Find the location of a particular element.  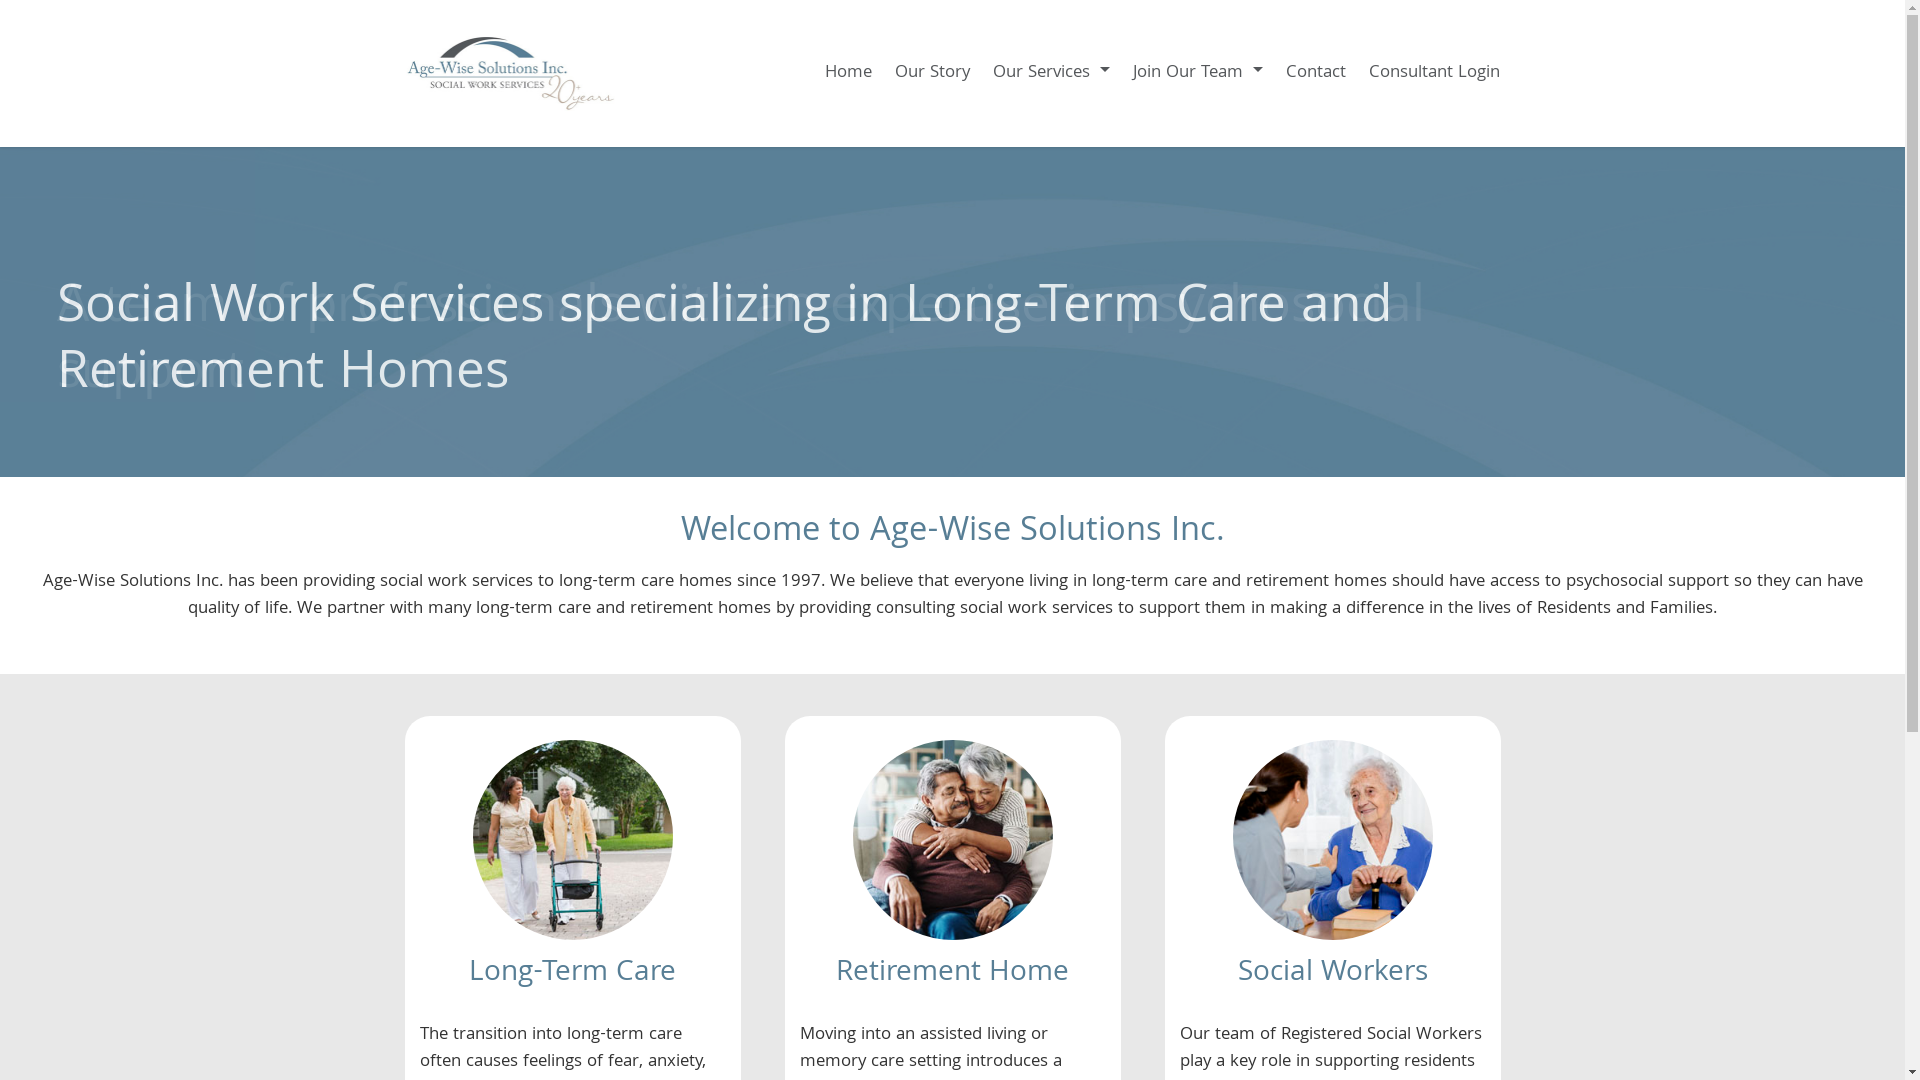

'Join Our Team' is located at coordinates (1194, 72).